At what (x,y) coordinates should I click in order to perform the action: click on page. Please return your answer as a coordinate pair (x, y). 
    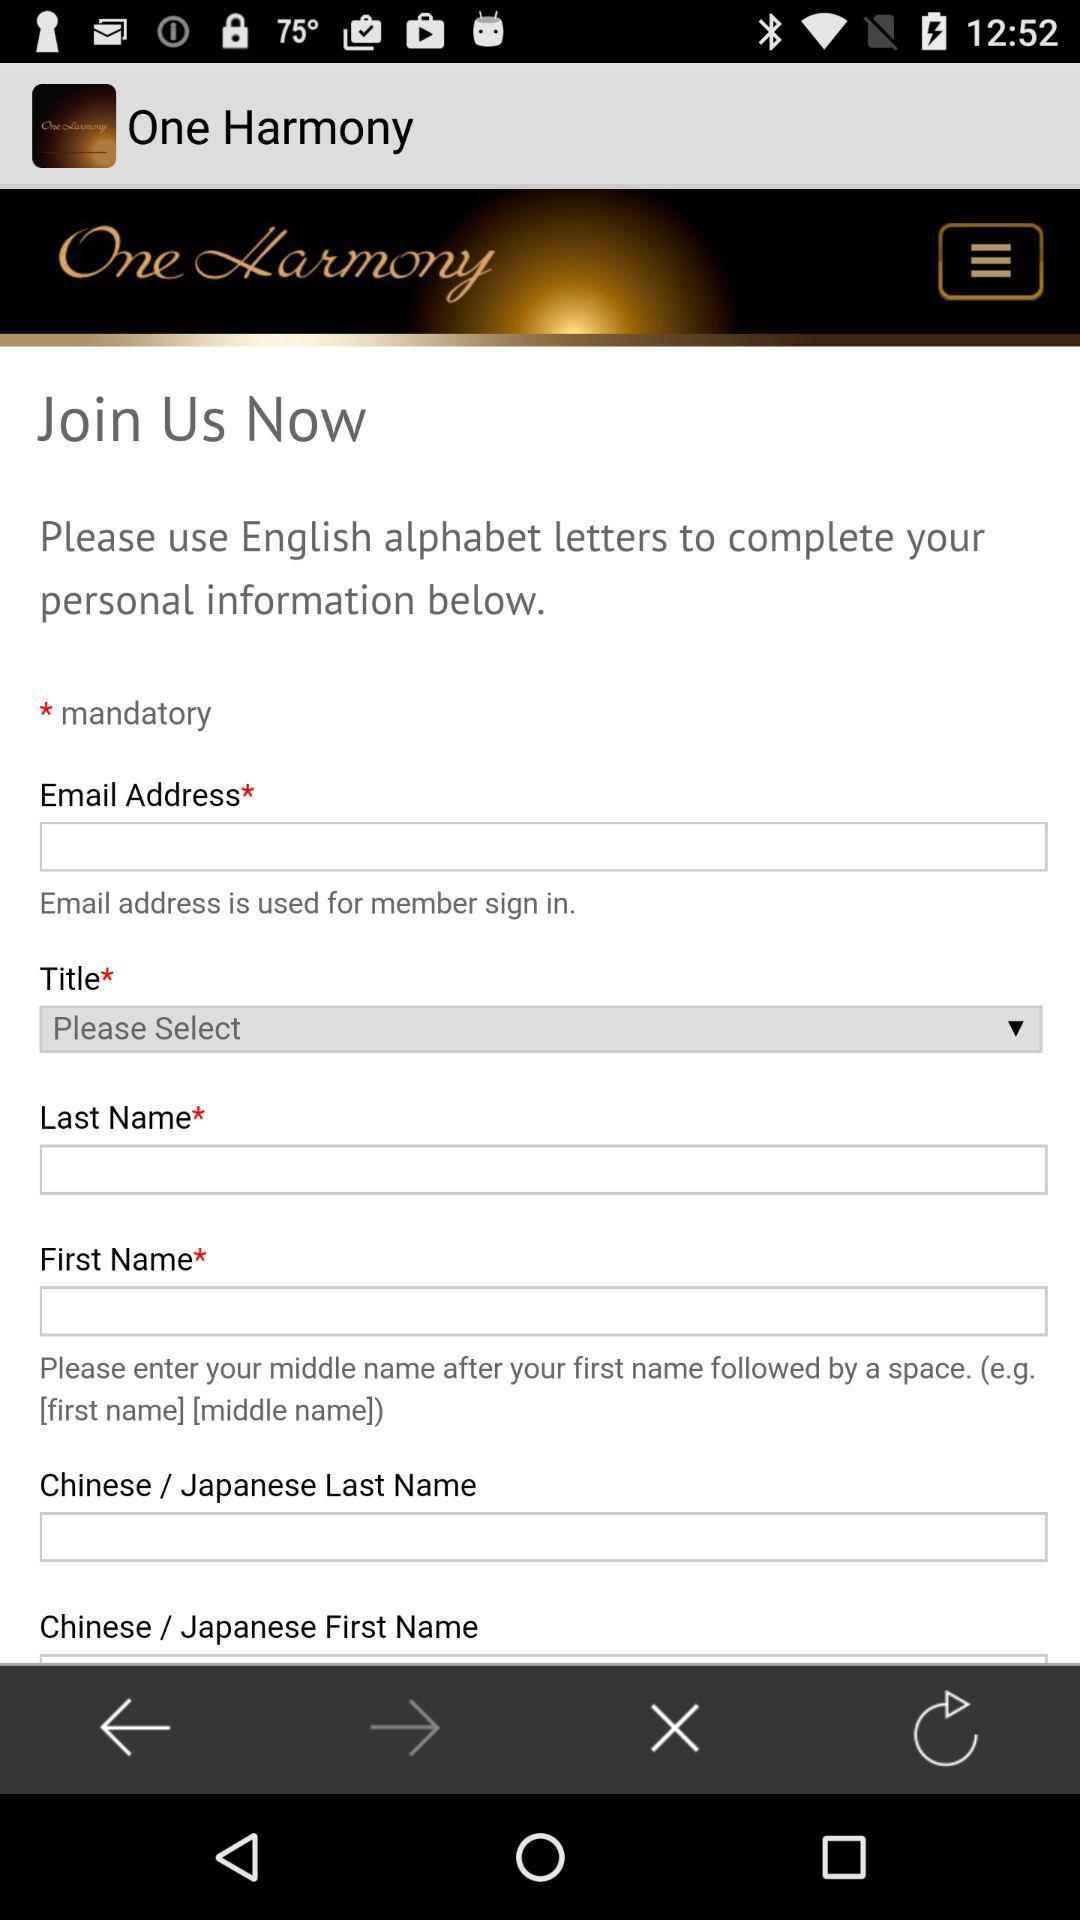
    Looking at the image, I should click on (675, 1727).